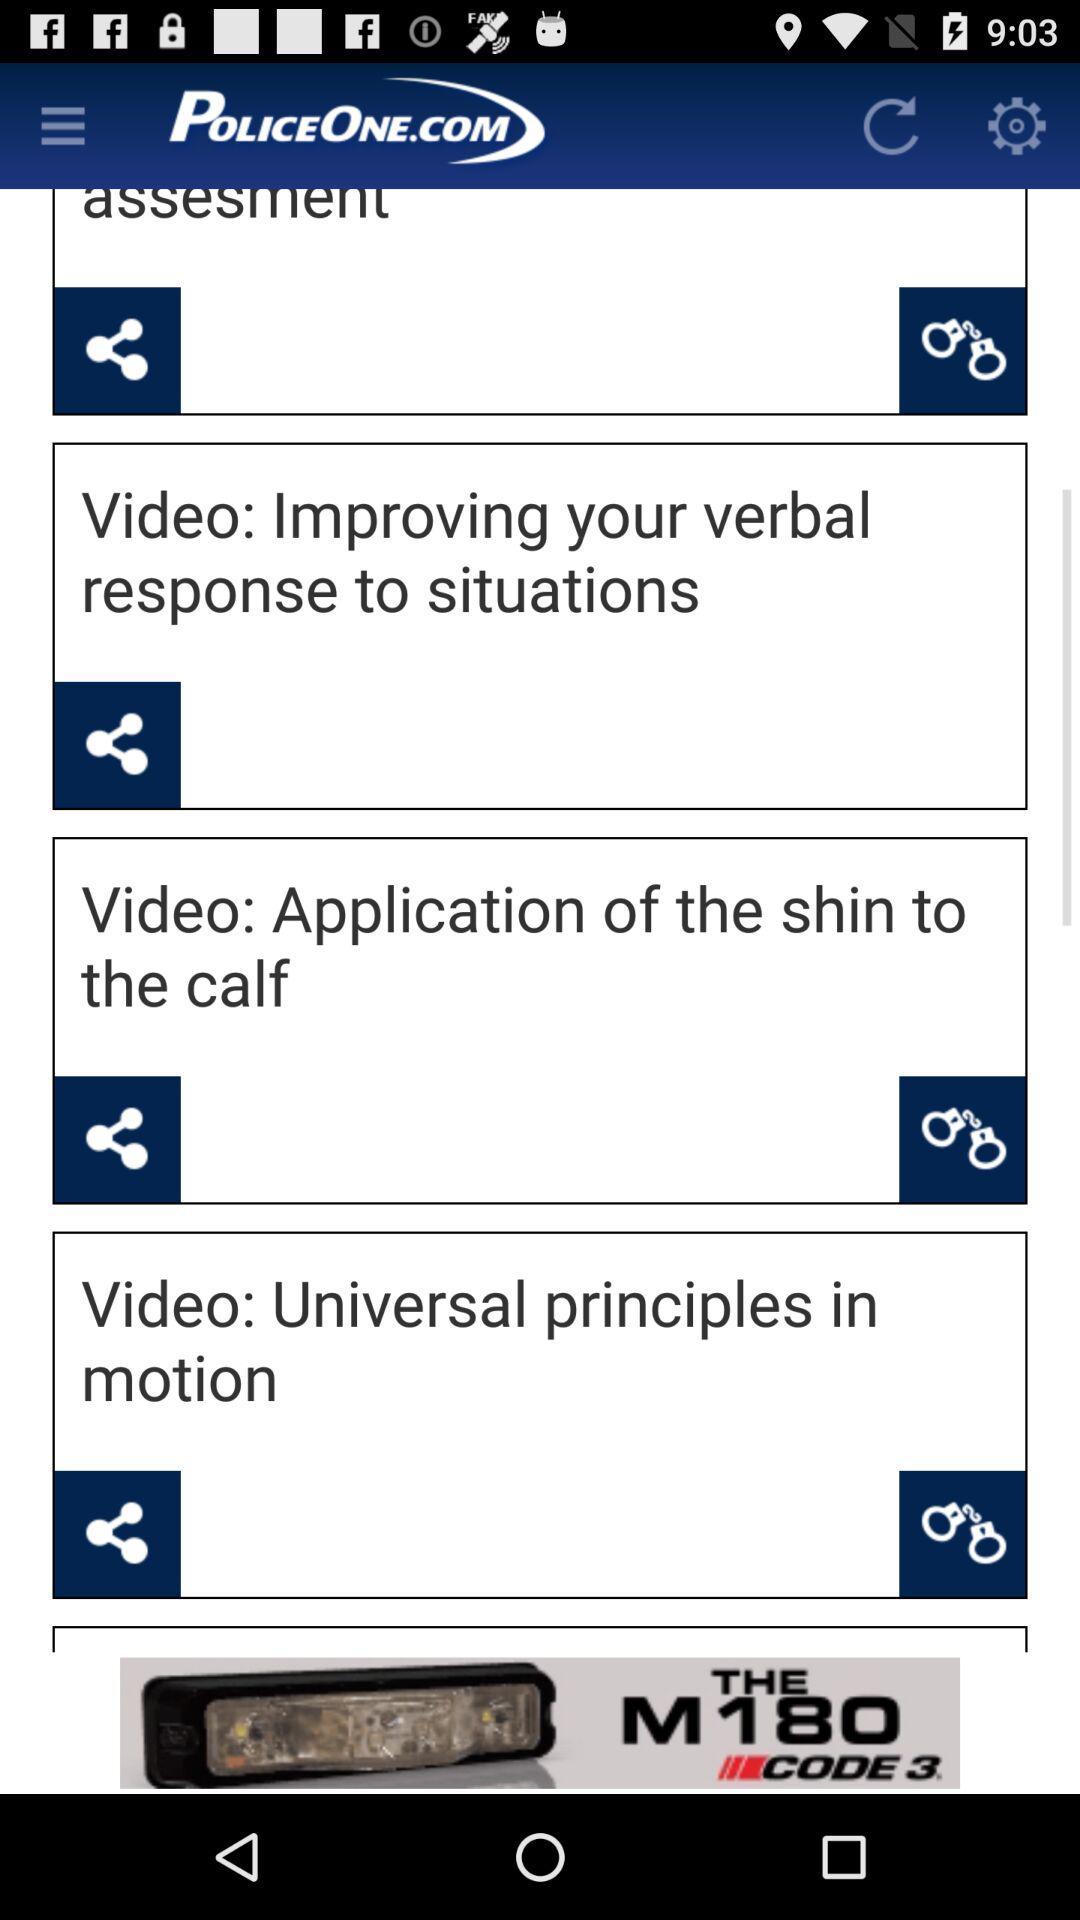 Image resolution: width=1080 pixels, height=1920 pixels. What do you see at coordinates (1017, 124) in the screenshot?
I see `open settings` at bounding box center [1017, 124].